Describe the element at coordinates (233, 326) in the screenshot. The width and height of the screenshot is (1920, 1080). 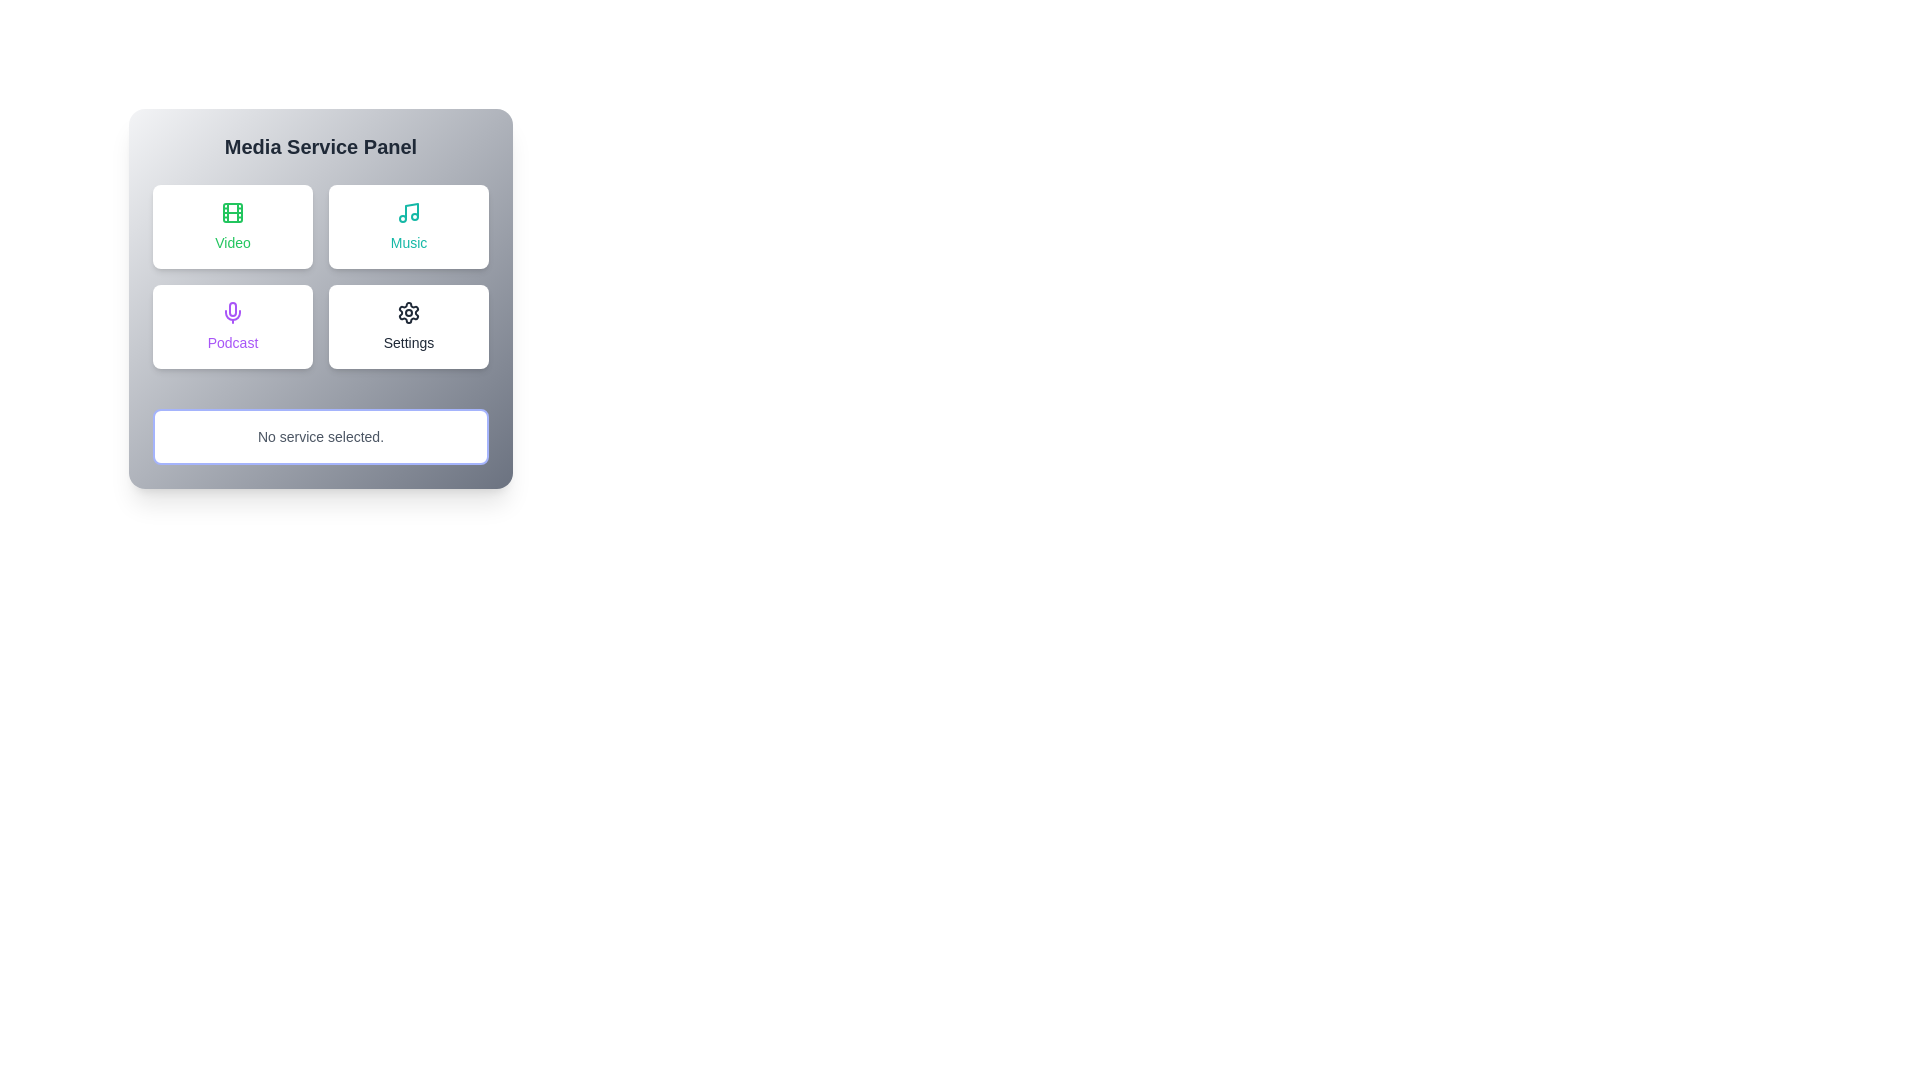
I see `the 'Podcast' button` at that location.